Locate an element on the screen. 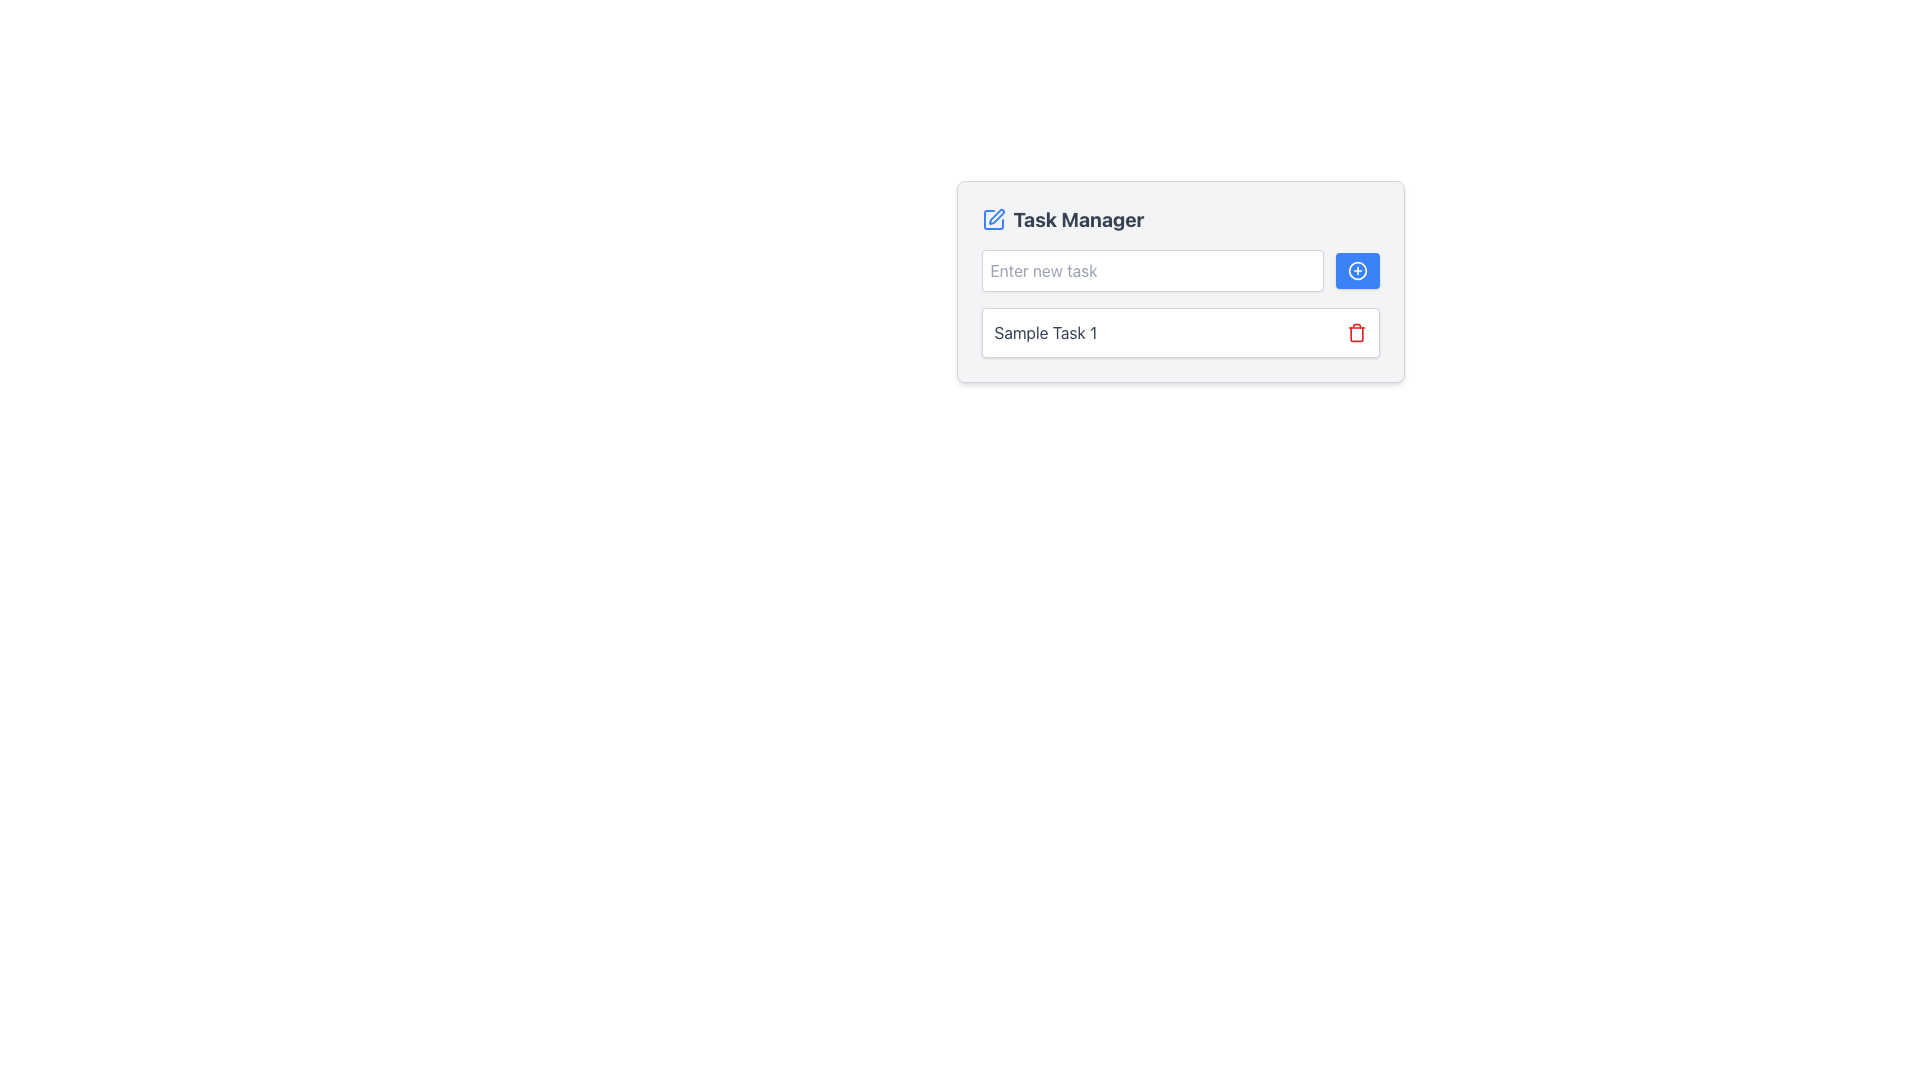  the edit or customization icon located at the top-left of the 'Task Manager' section, adjacent to the title text is located at coordinates (993, 219).